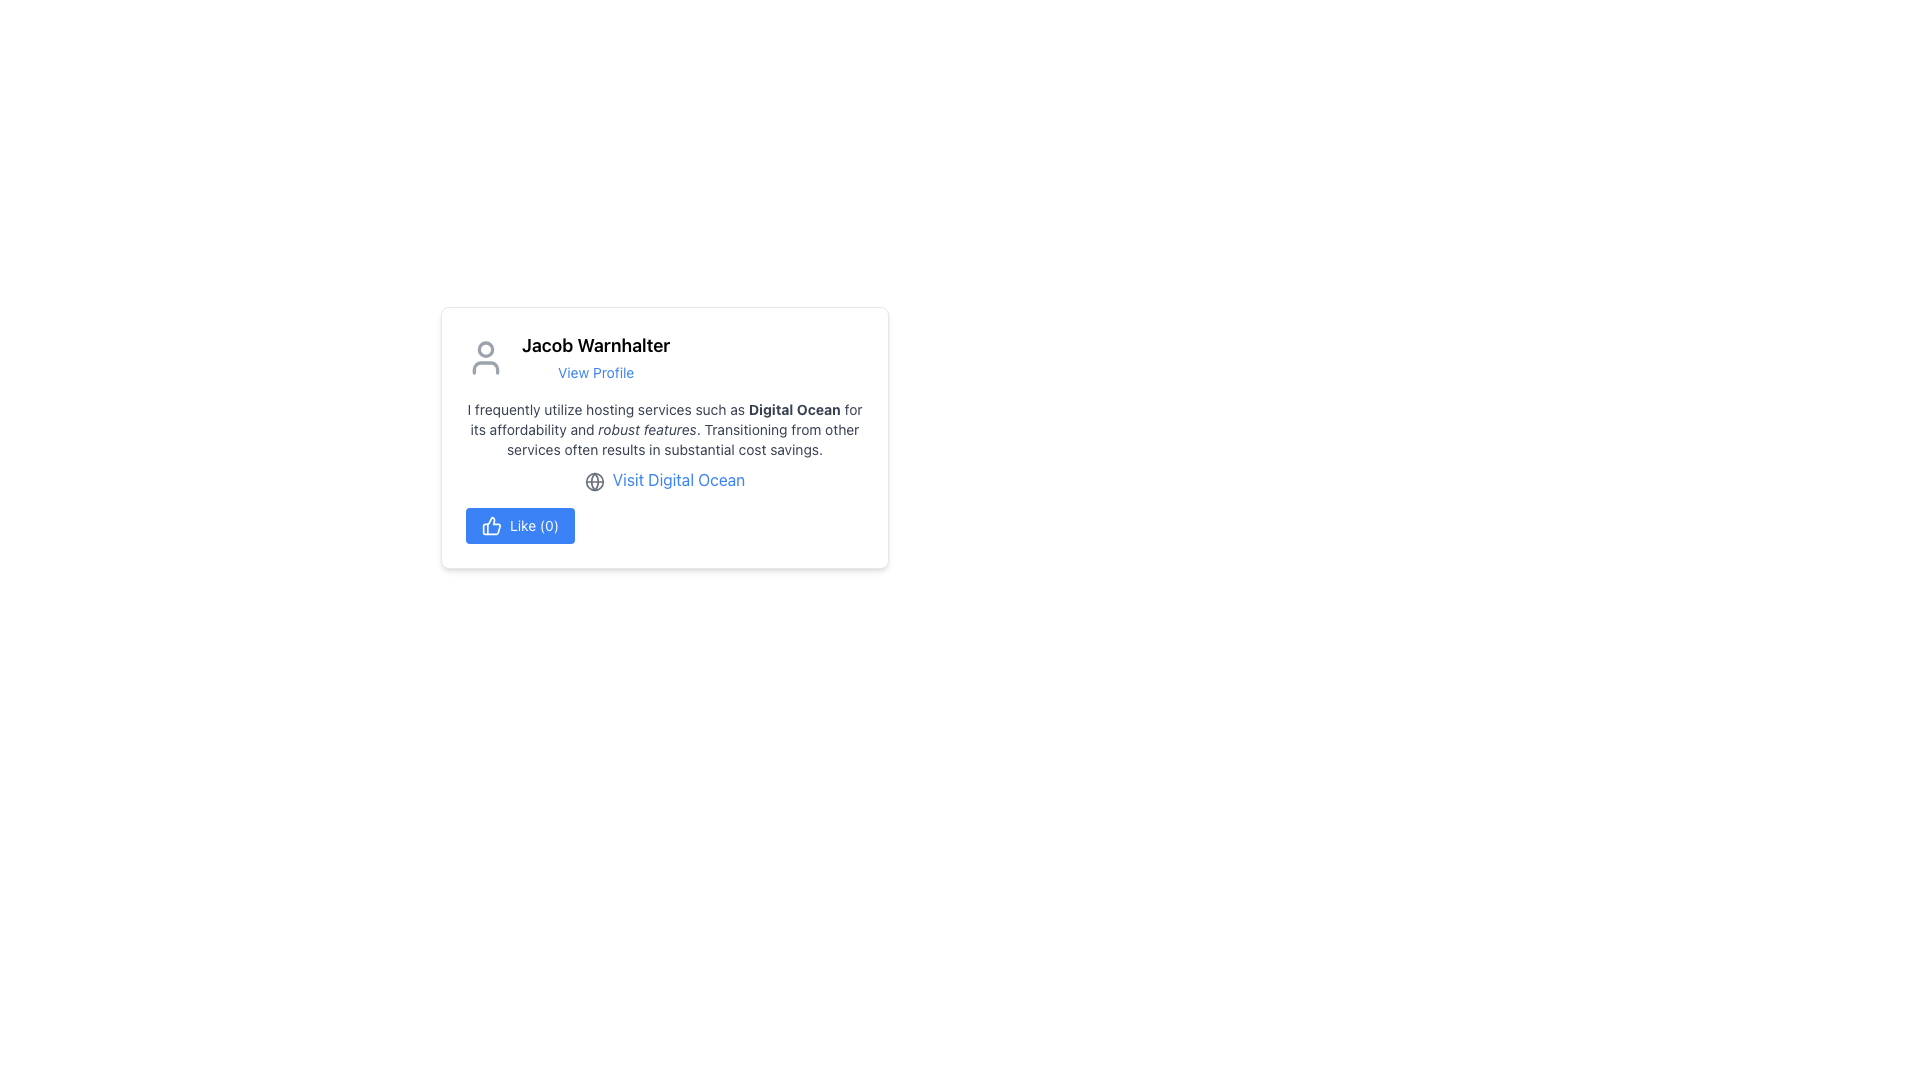 The width and height of the screenshot is (1920, 1080). I want to click on the like button located directly below the user's profile description to increment the like count, so click(520, 524).